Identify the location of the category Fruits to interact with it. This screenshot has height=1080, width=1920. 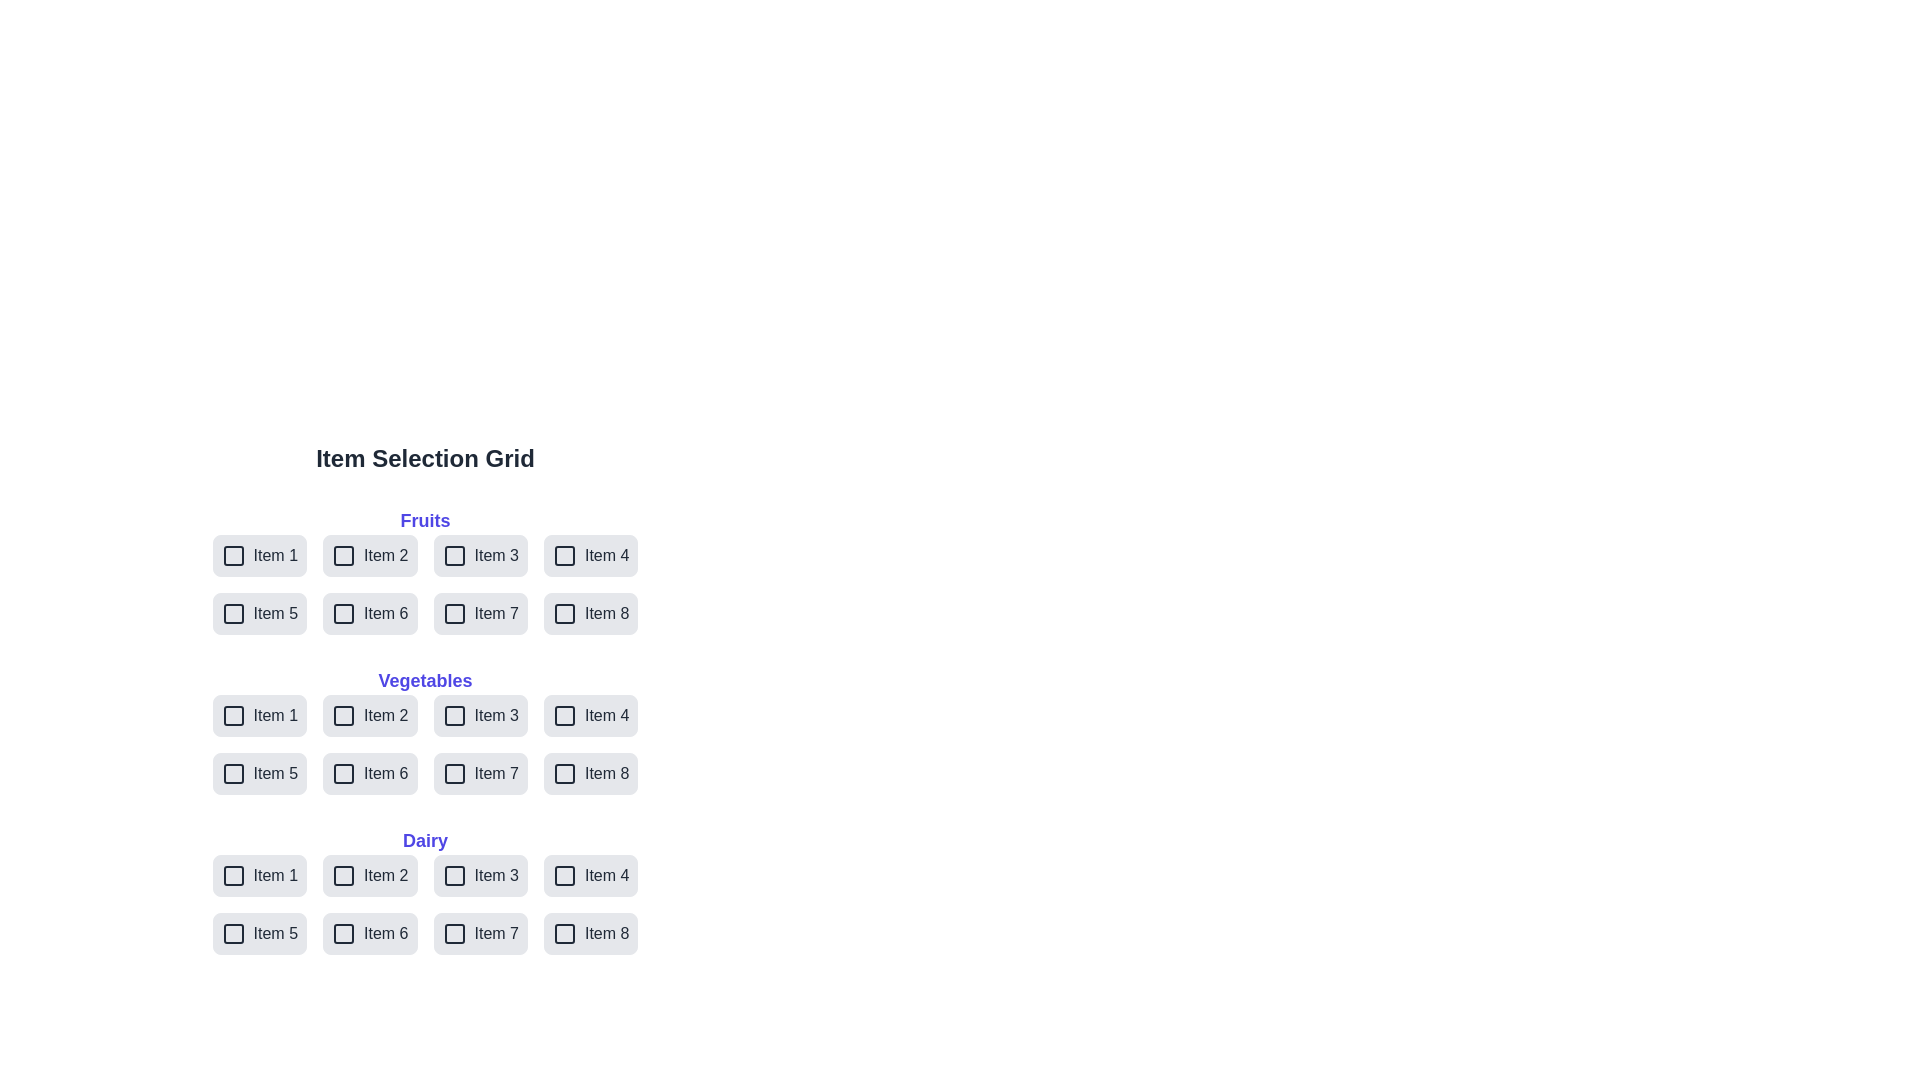
(424, 519).